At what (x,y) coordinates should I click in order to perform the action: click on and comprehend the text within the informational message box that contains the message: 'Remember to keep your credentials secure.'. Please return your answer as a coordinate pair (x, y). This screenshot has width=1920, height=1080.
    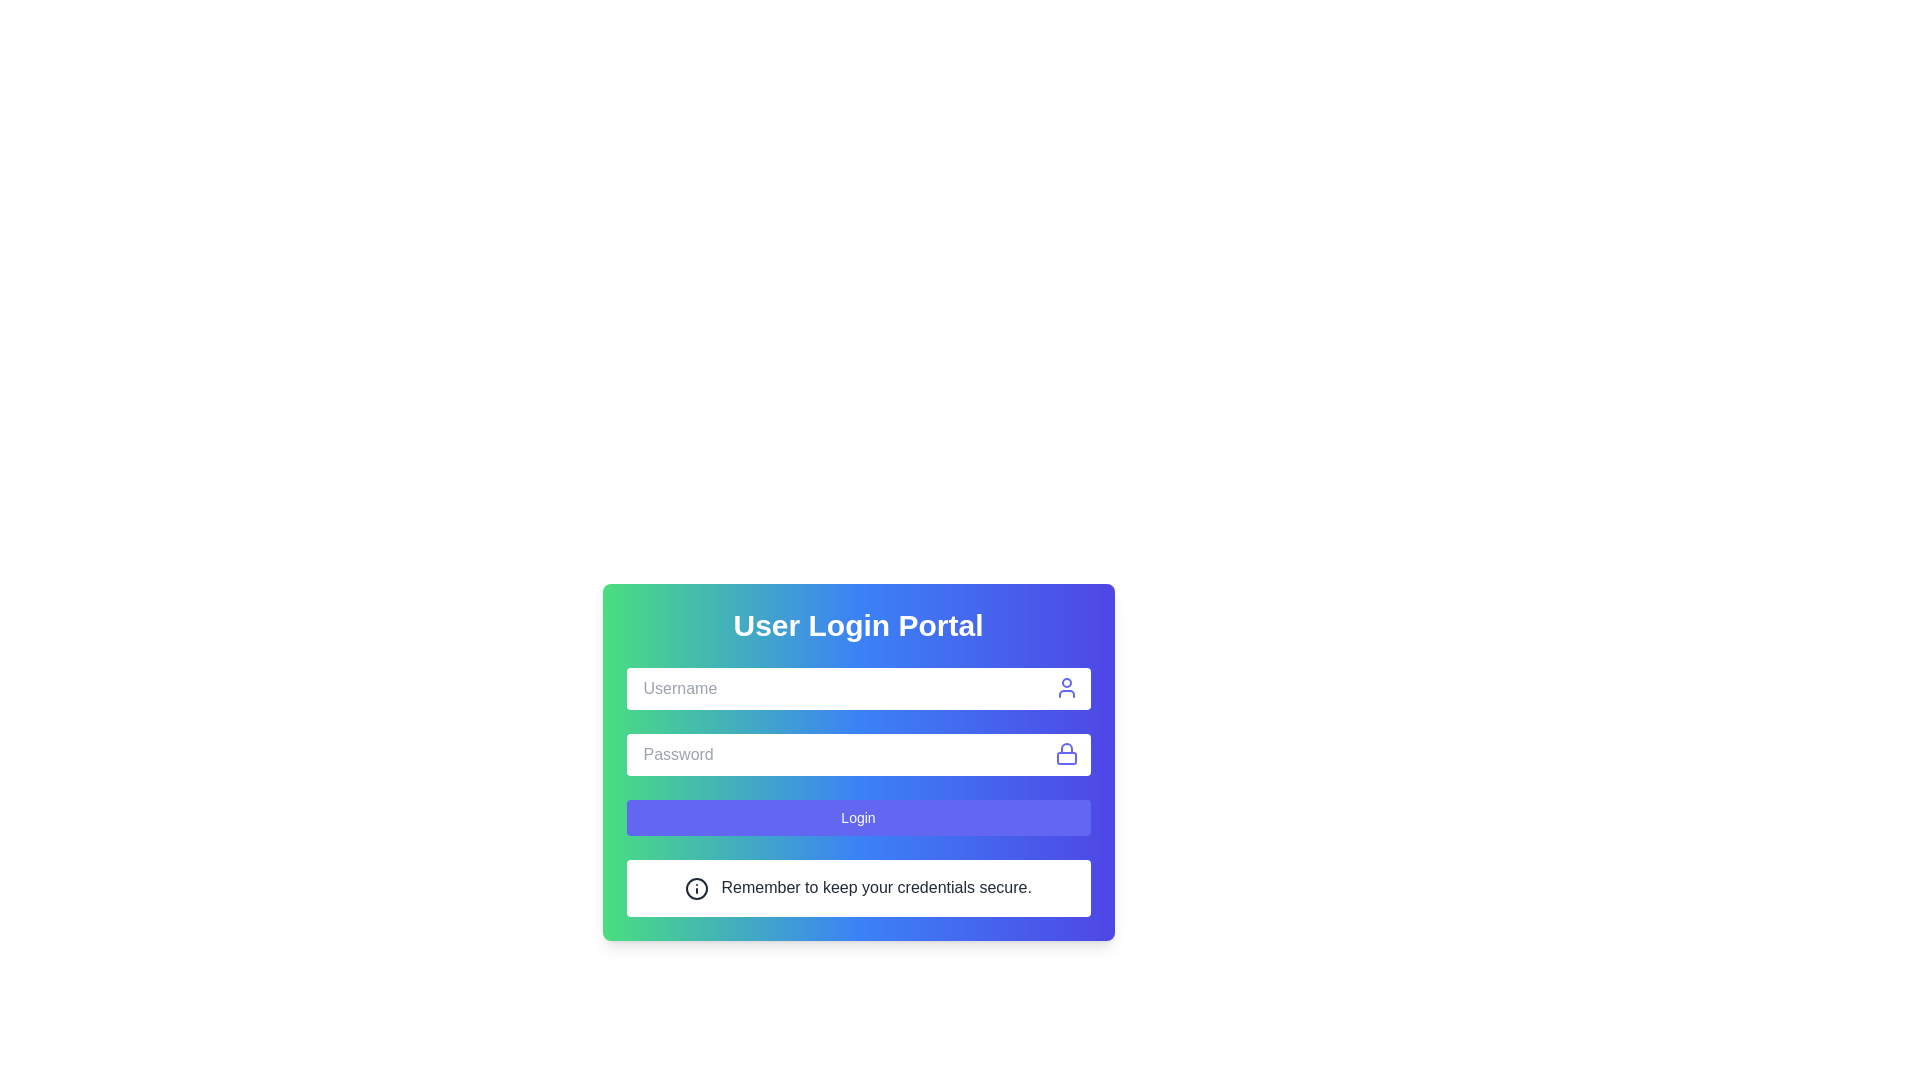
    Looking at the image, I should click on (858, 887).